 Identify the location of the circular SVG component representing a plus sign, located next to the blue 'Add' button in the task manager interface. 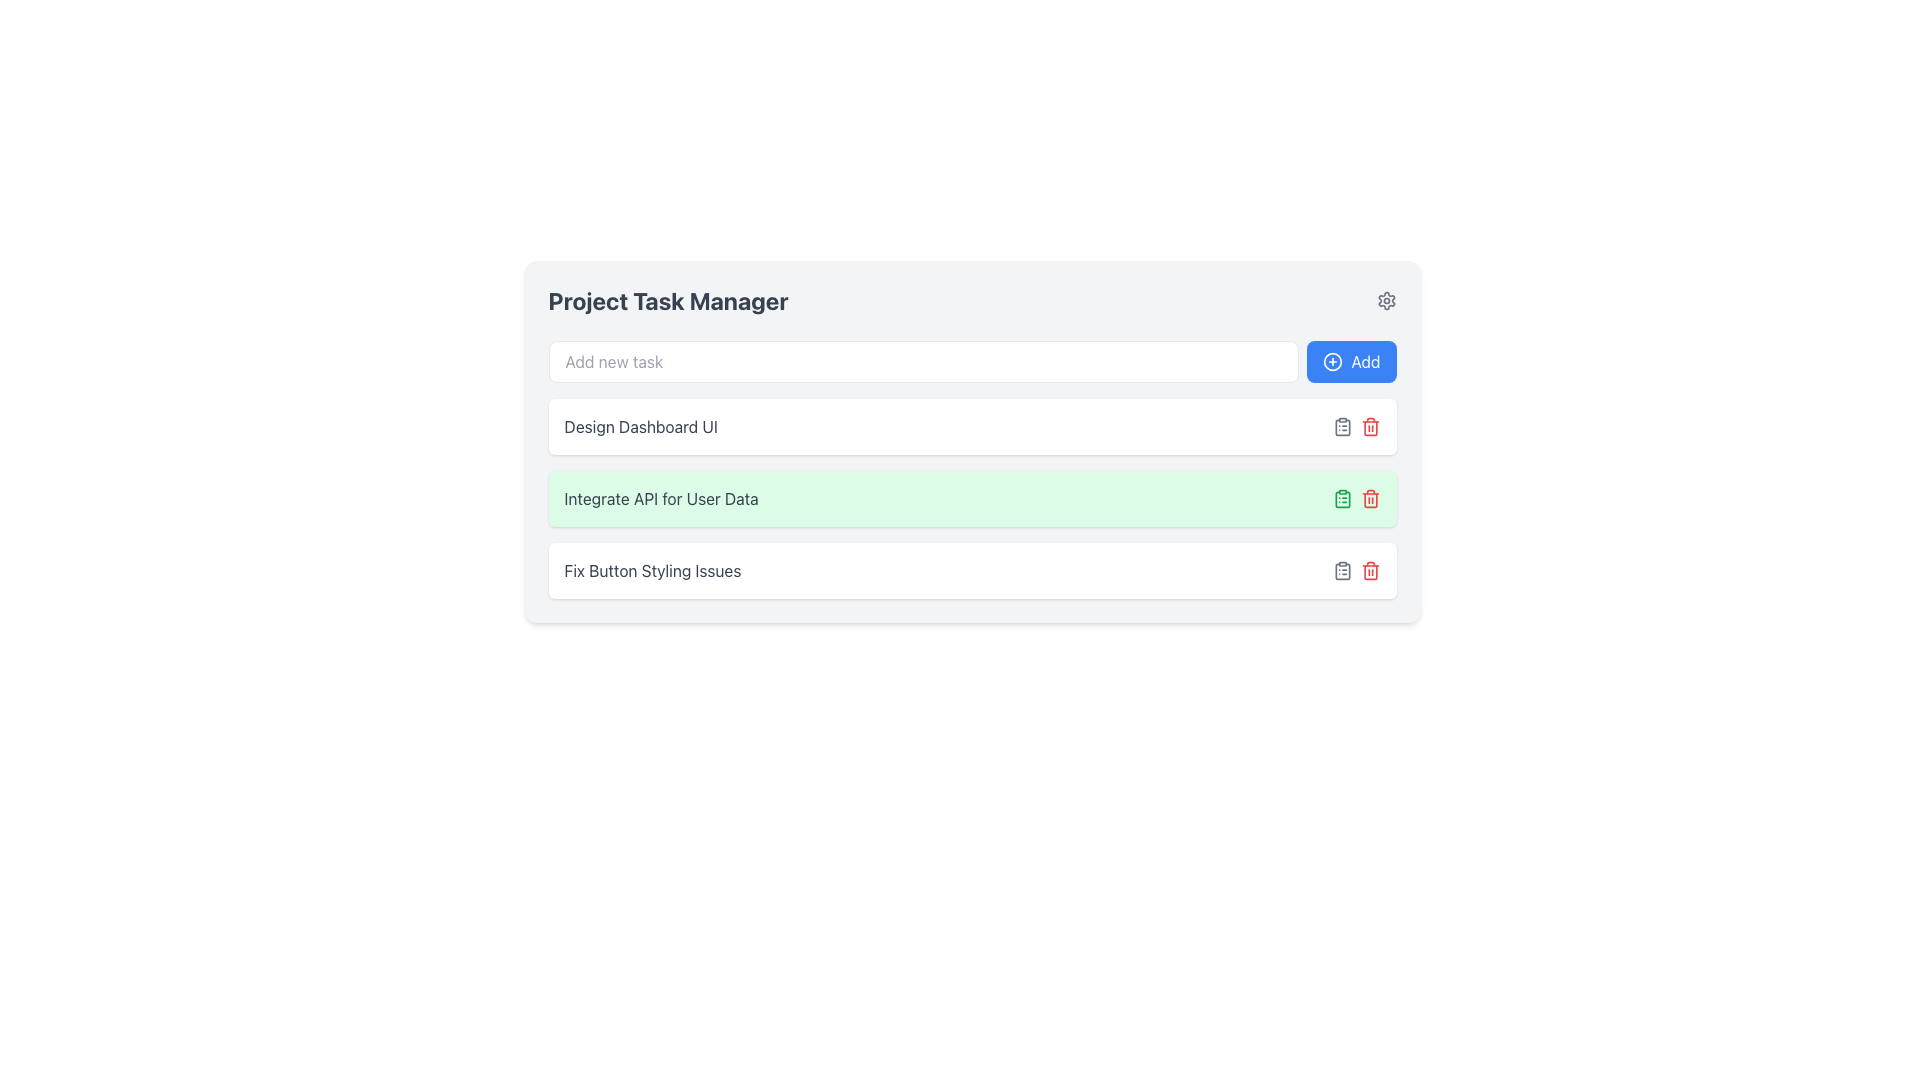
(1333, 362).